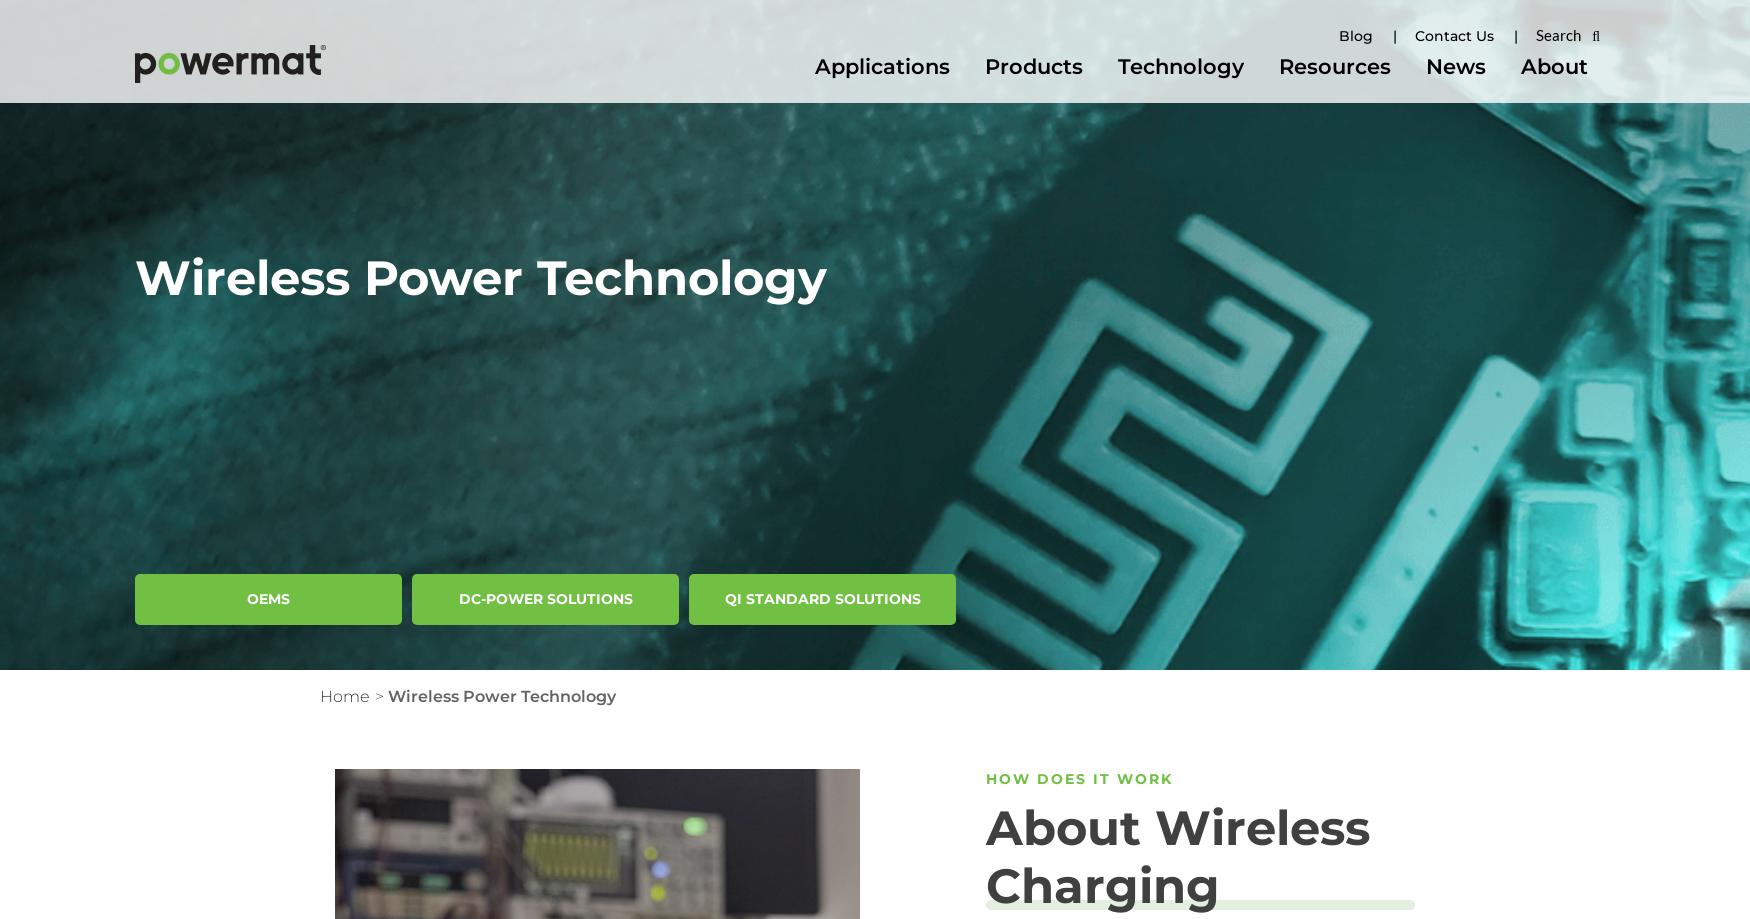 This screenshot has height=919, width=1750. I want to click on 'Technology', so click(1180, 66).